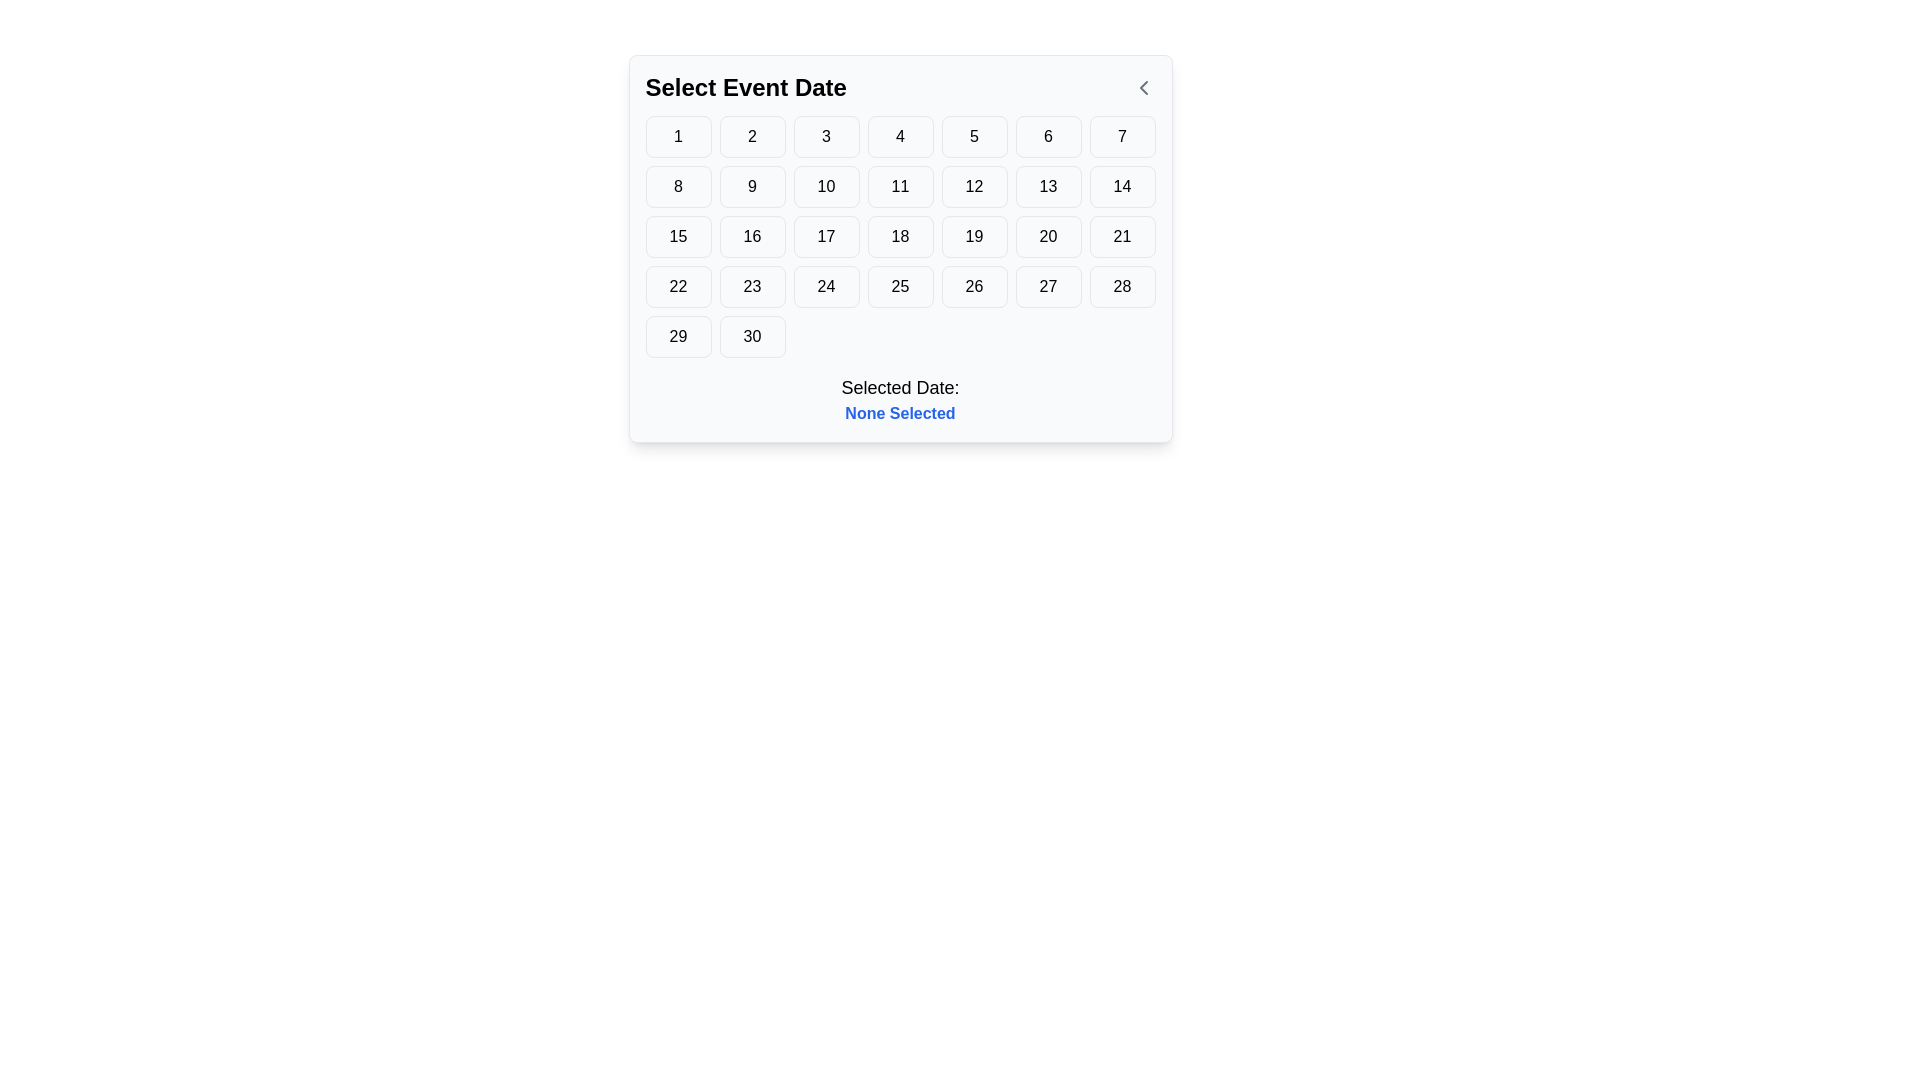  I want to click on a button in the Date picker grid, so click(899, 235).